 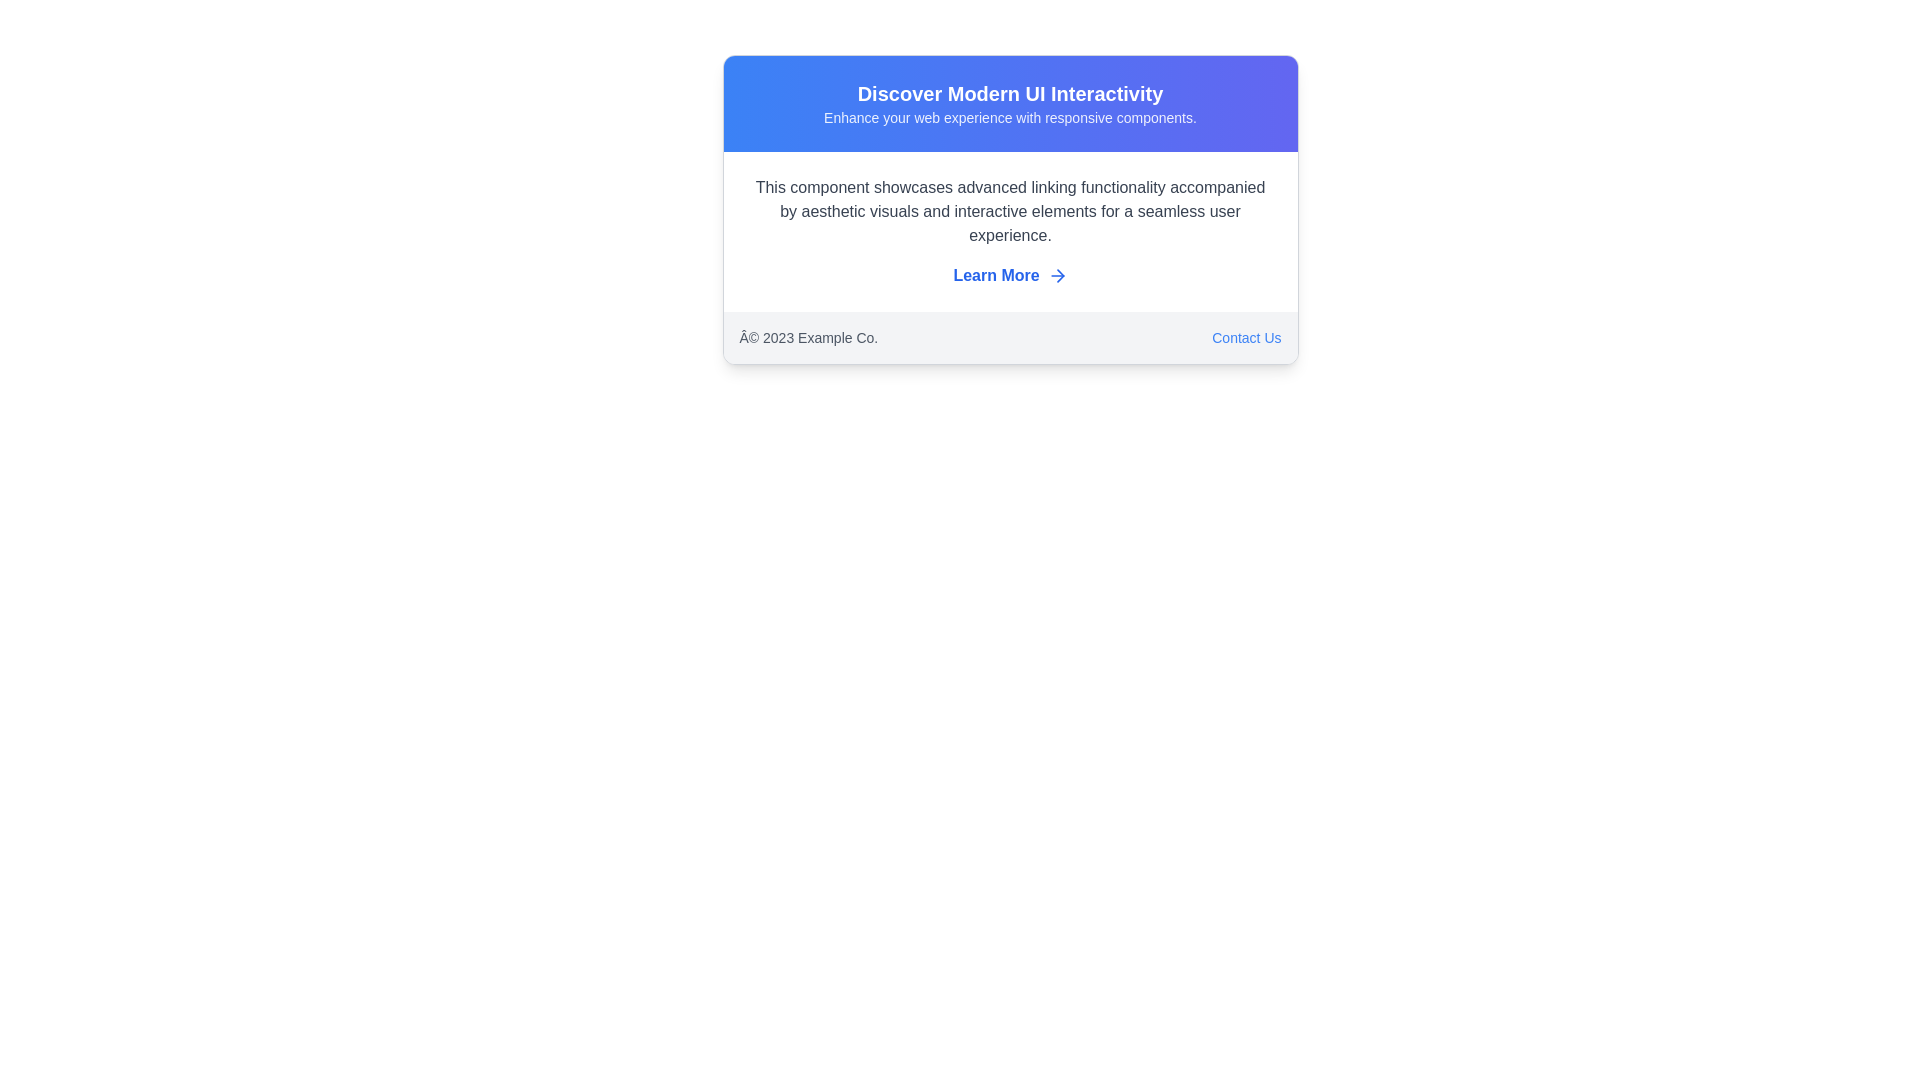 What do you see at coordinates (1059, 276) in the screenshot?
I see `the right-pointing arrowhead shaped icon, which is a simple outline and located towards the right end of a horizontal group of components` at bounding box center [1059, 276].